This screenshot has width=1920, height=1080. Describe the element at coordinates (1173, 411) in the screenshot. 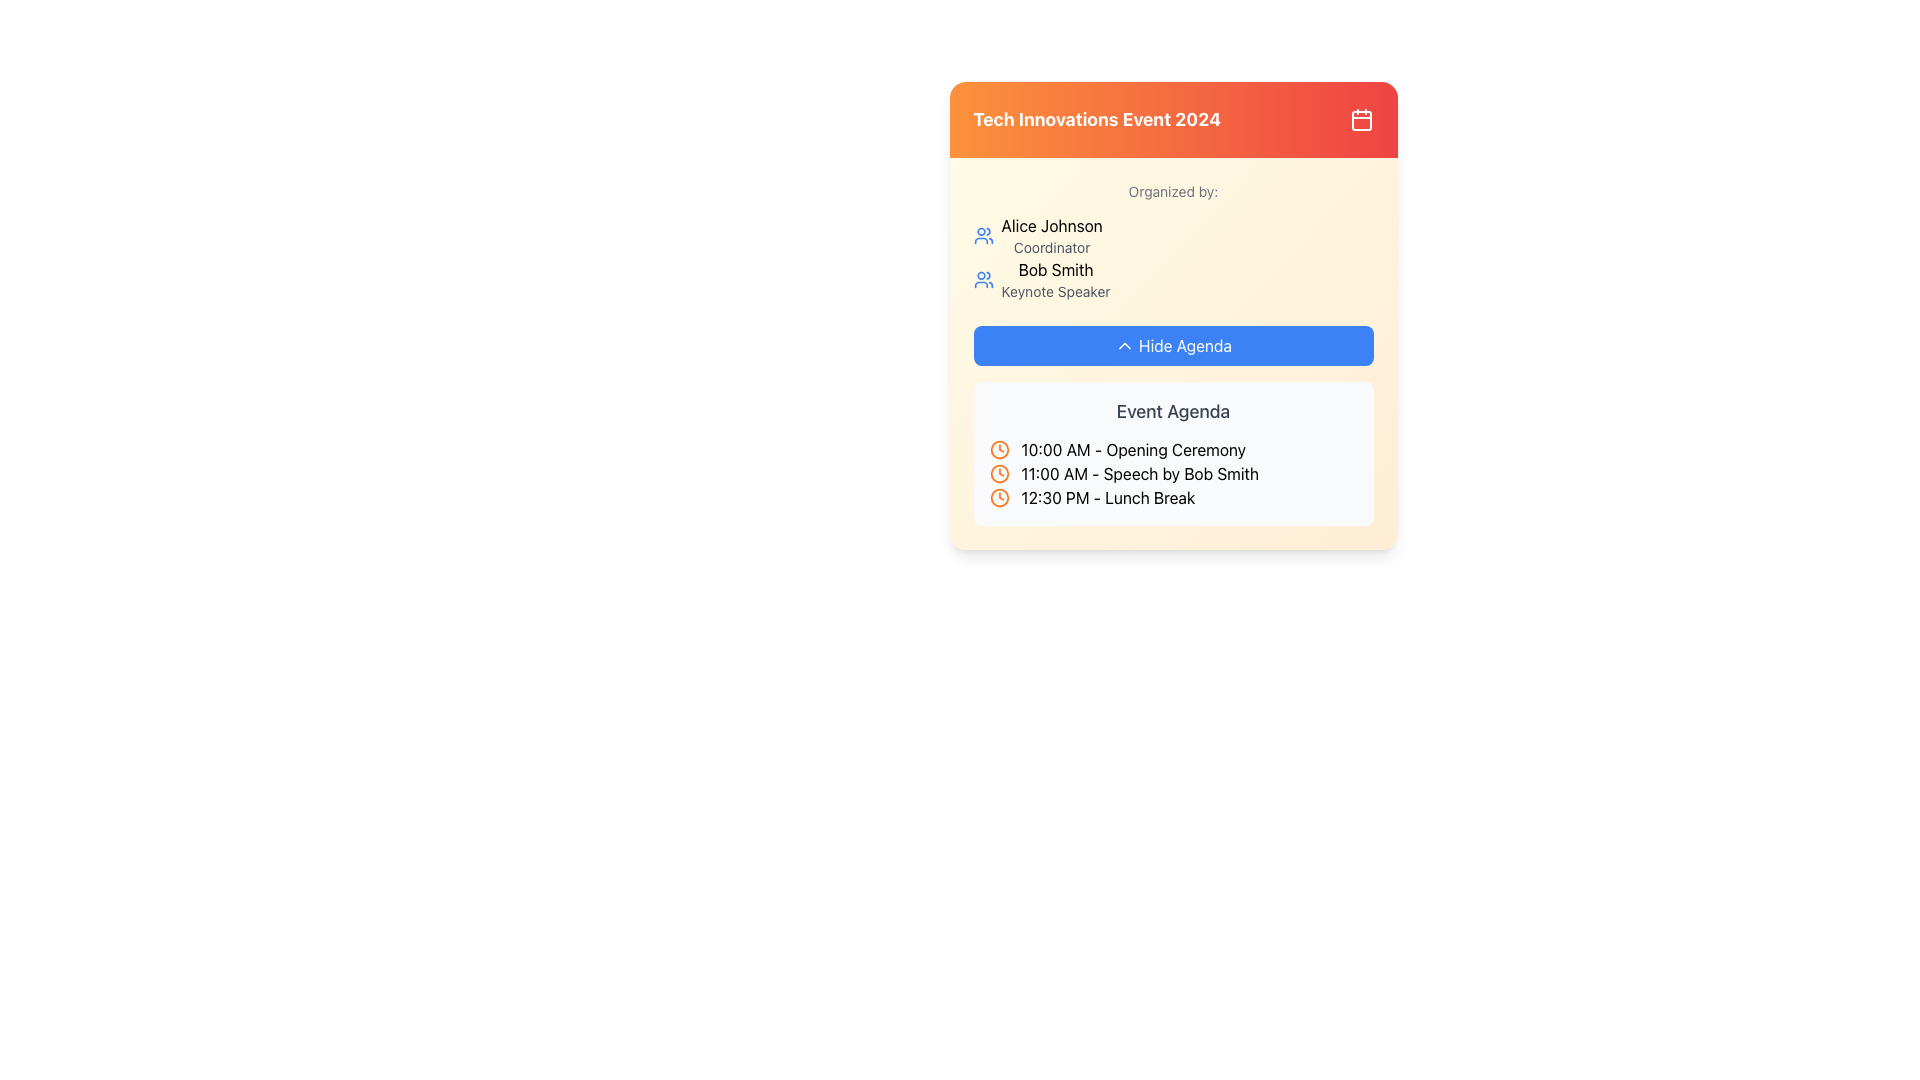

I see `the 'Event Agenda' text header, which is prominently styled in dark gray and located centrally within a light gray card, situated below the 'Hide Agenda' button` at that location.